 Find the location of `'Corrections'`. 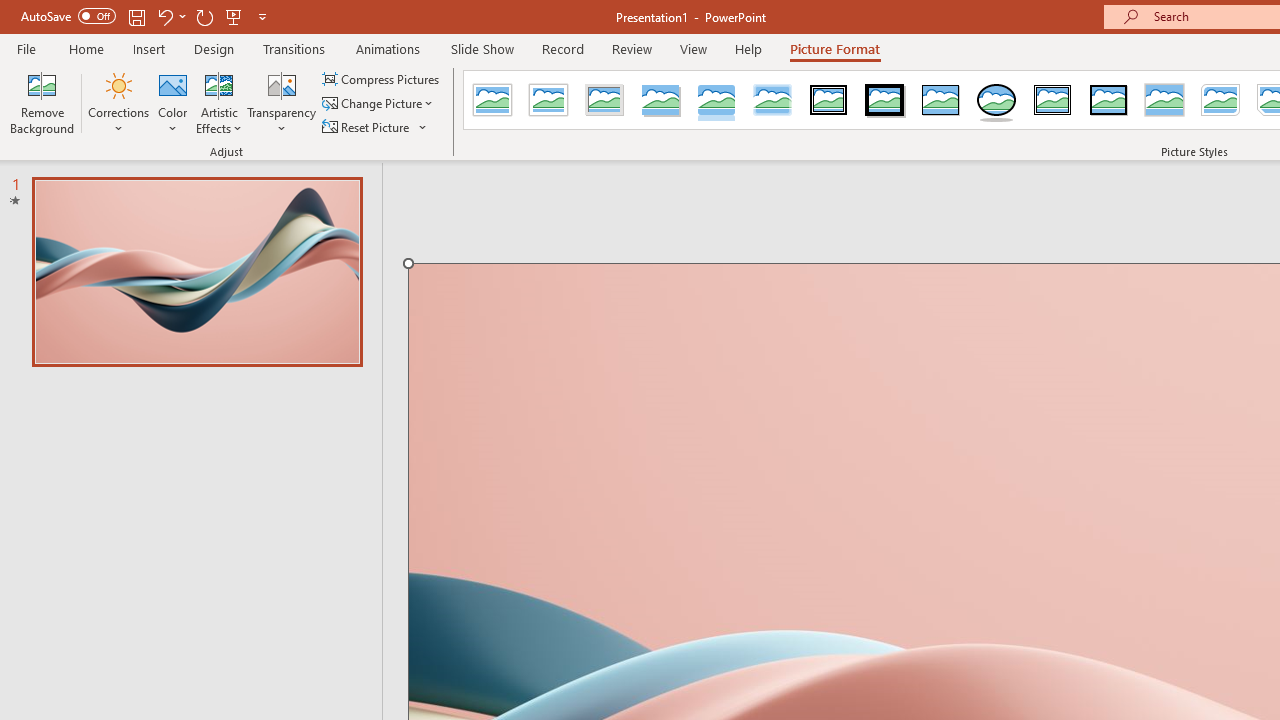

'Corrections' is located at coordinates (118, 103).